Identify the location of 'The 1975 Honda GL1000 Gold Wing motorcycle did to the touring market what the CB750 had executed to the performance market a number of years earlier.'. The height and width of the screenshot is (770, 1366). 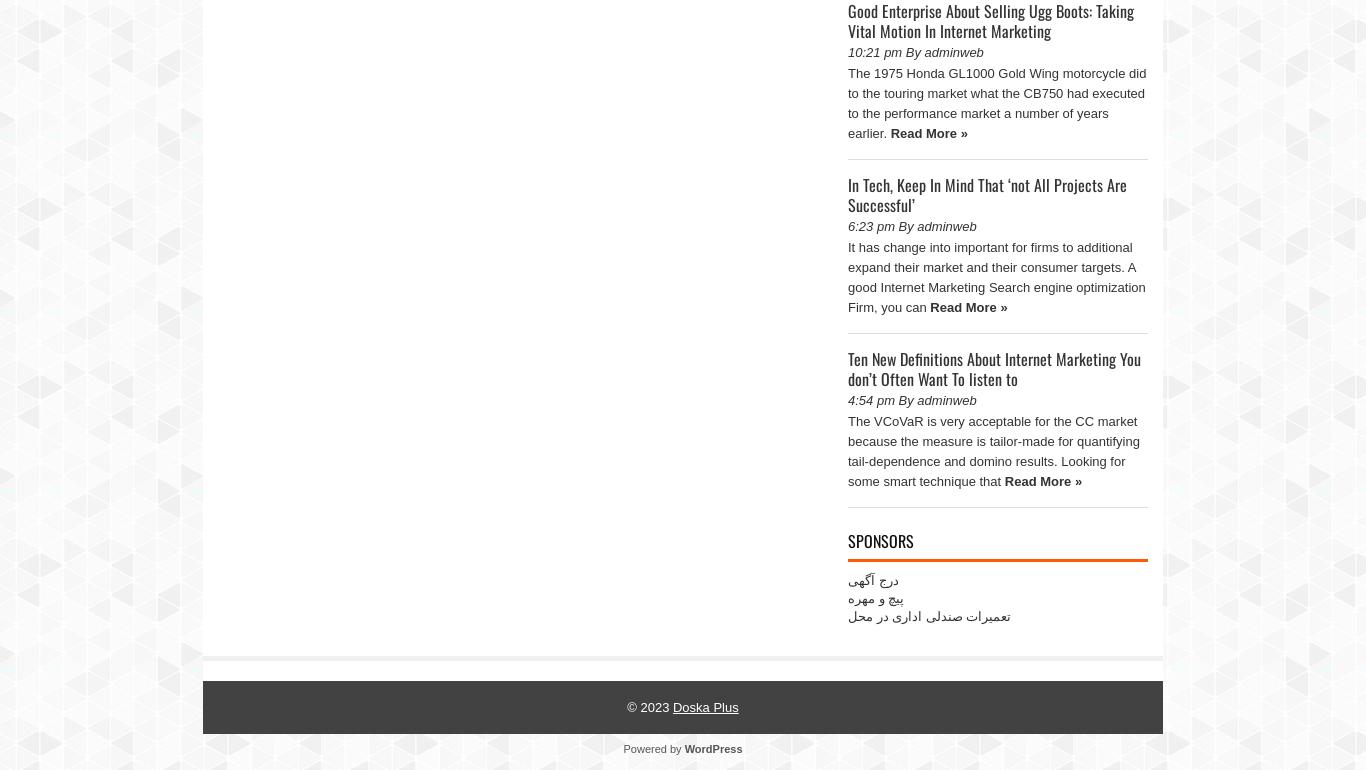
(997, 102).